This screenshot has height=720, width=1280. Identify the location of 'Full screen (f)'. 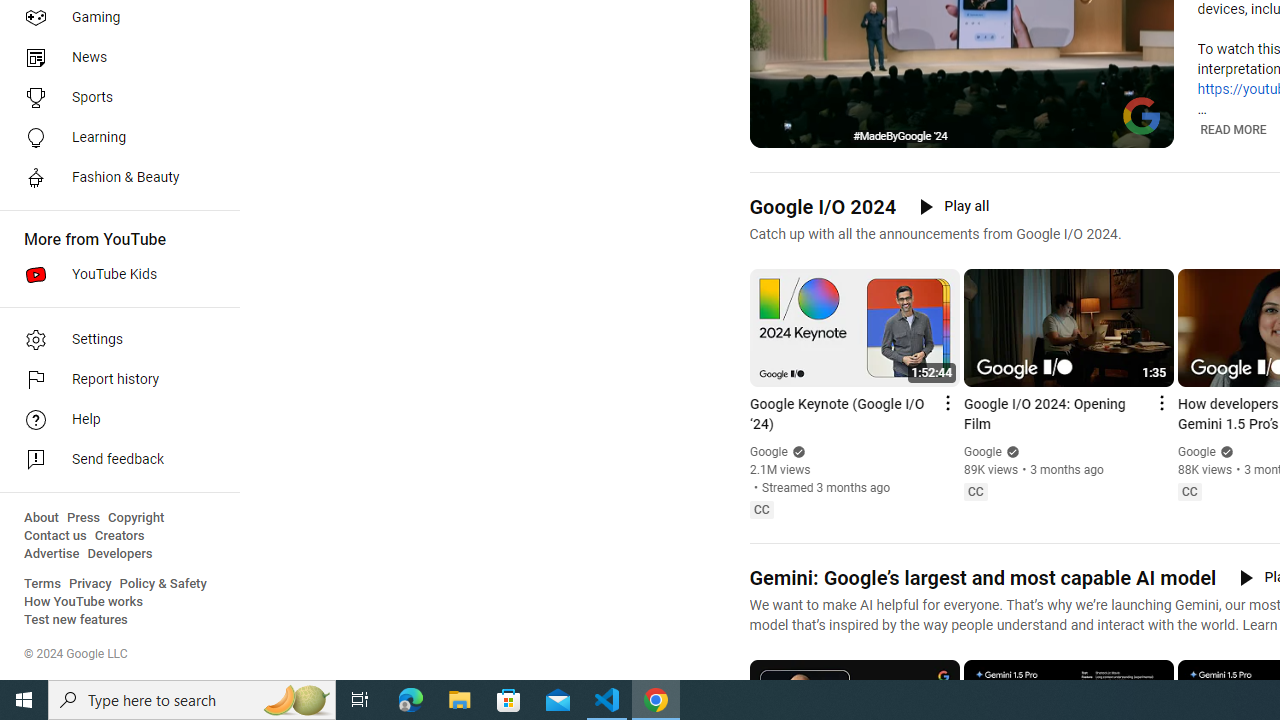
(1143, 130).